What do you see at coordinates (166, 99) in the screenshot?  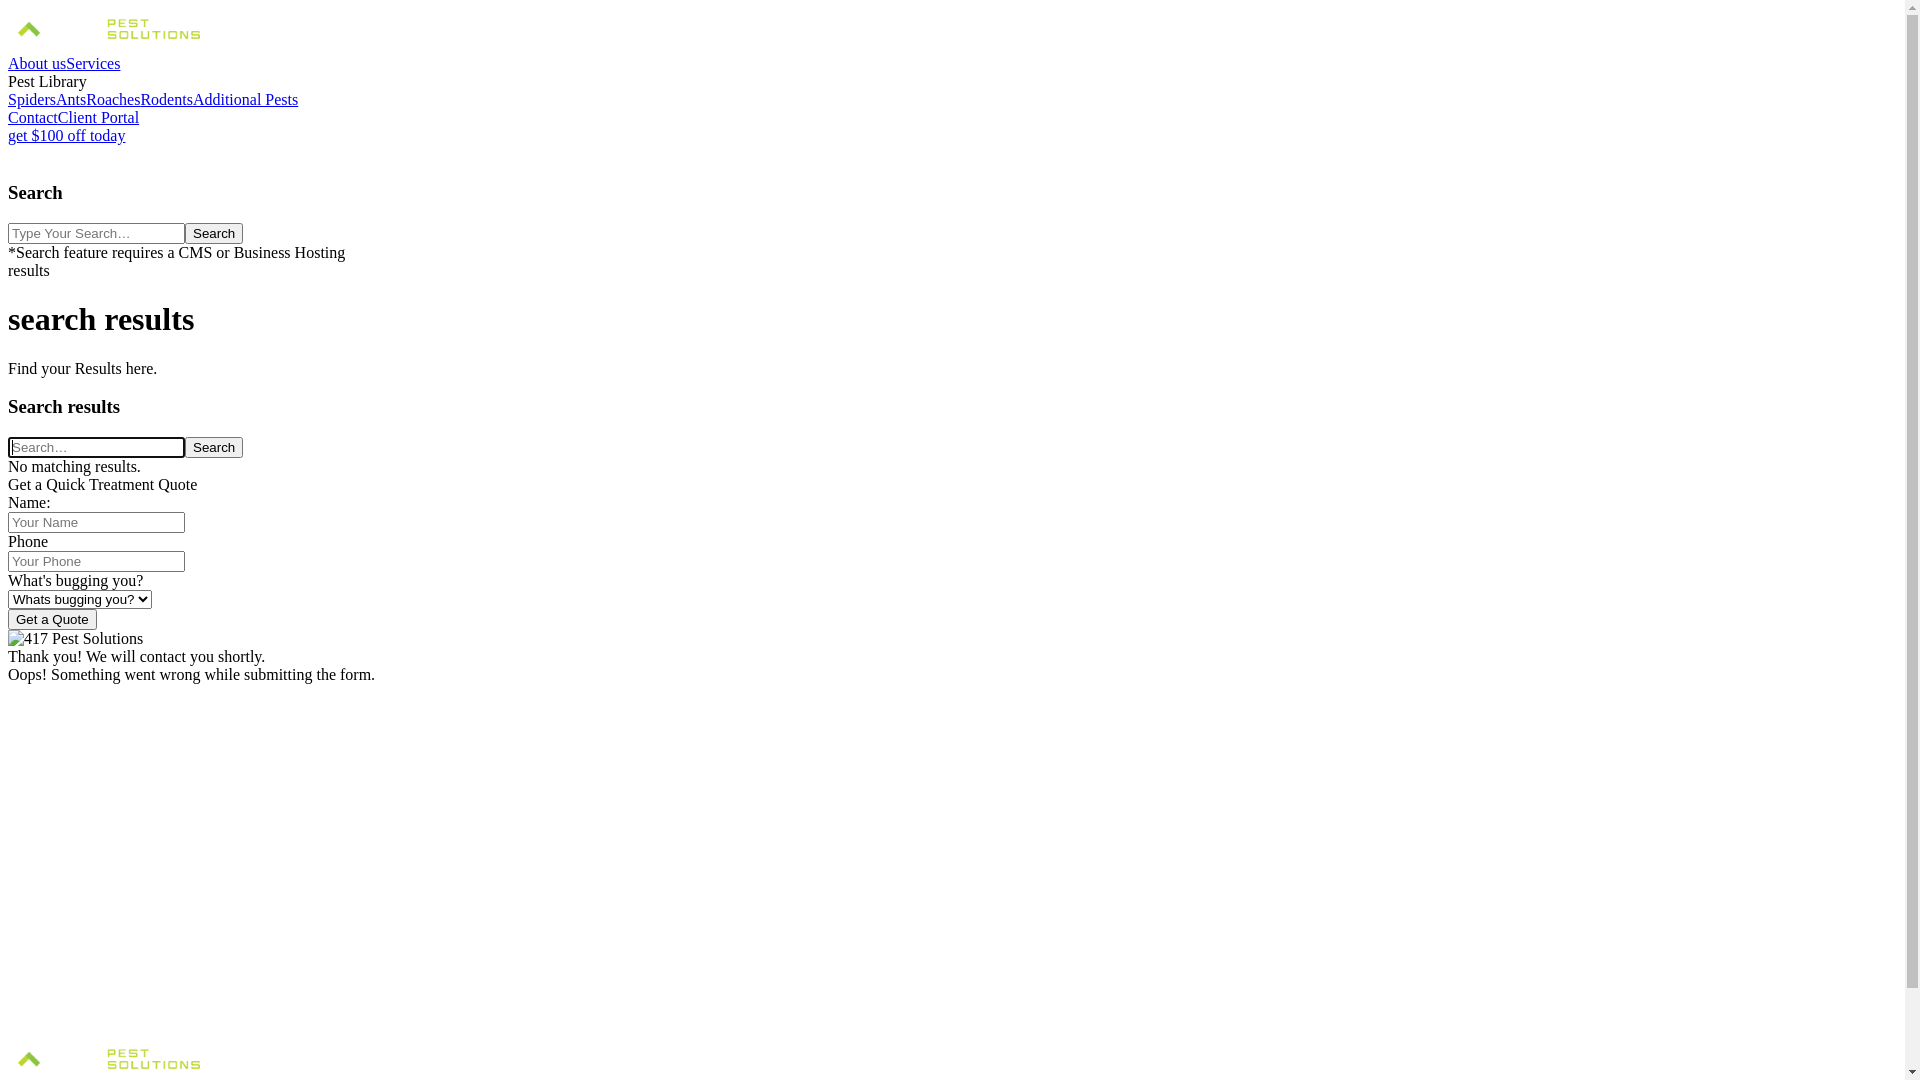 I see `'Rodents'` at bounding box center [166, 99].